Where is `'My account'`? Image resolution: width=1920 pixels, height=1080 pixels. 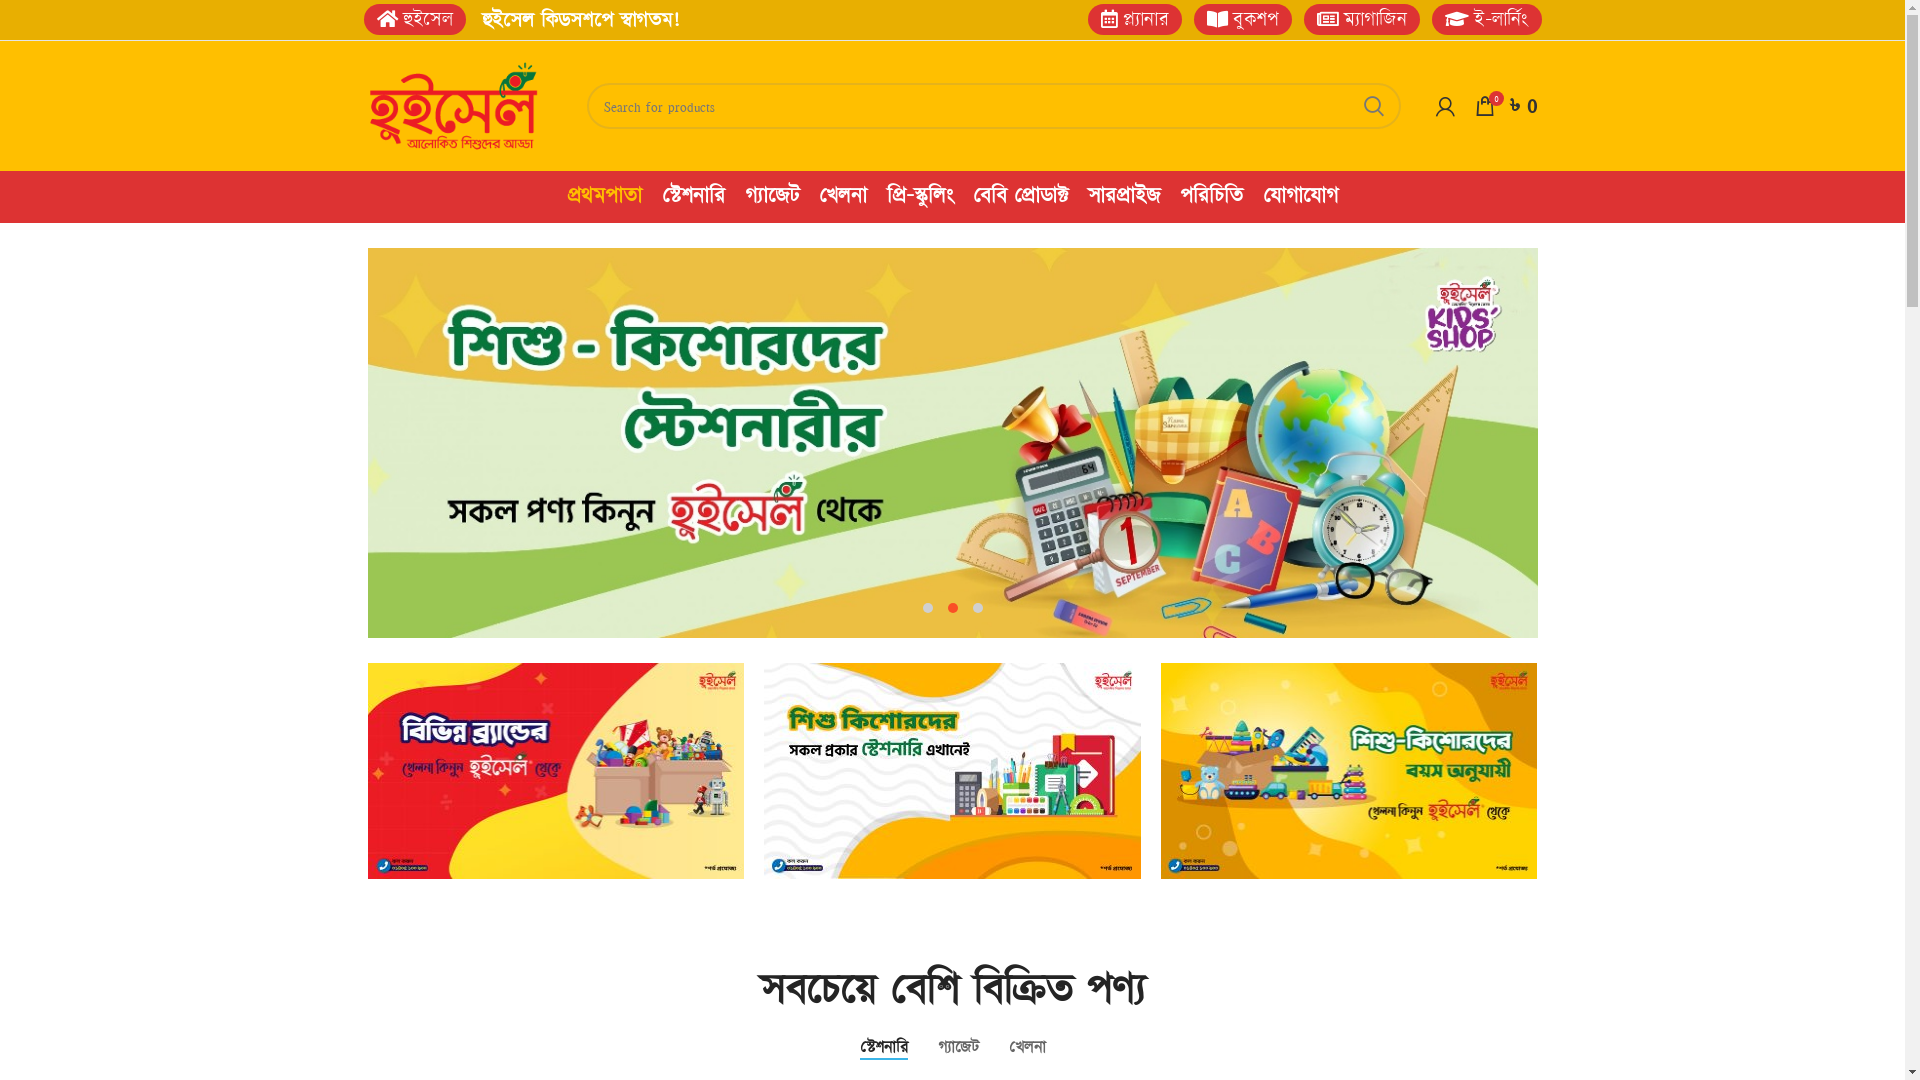
'My account' is located at coordinates (1445, 105).